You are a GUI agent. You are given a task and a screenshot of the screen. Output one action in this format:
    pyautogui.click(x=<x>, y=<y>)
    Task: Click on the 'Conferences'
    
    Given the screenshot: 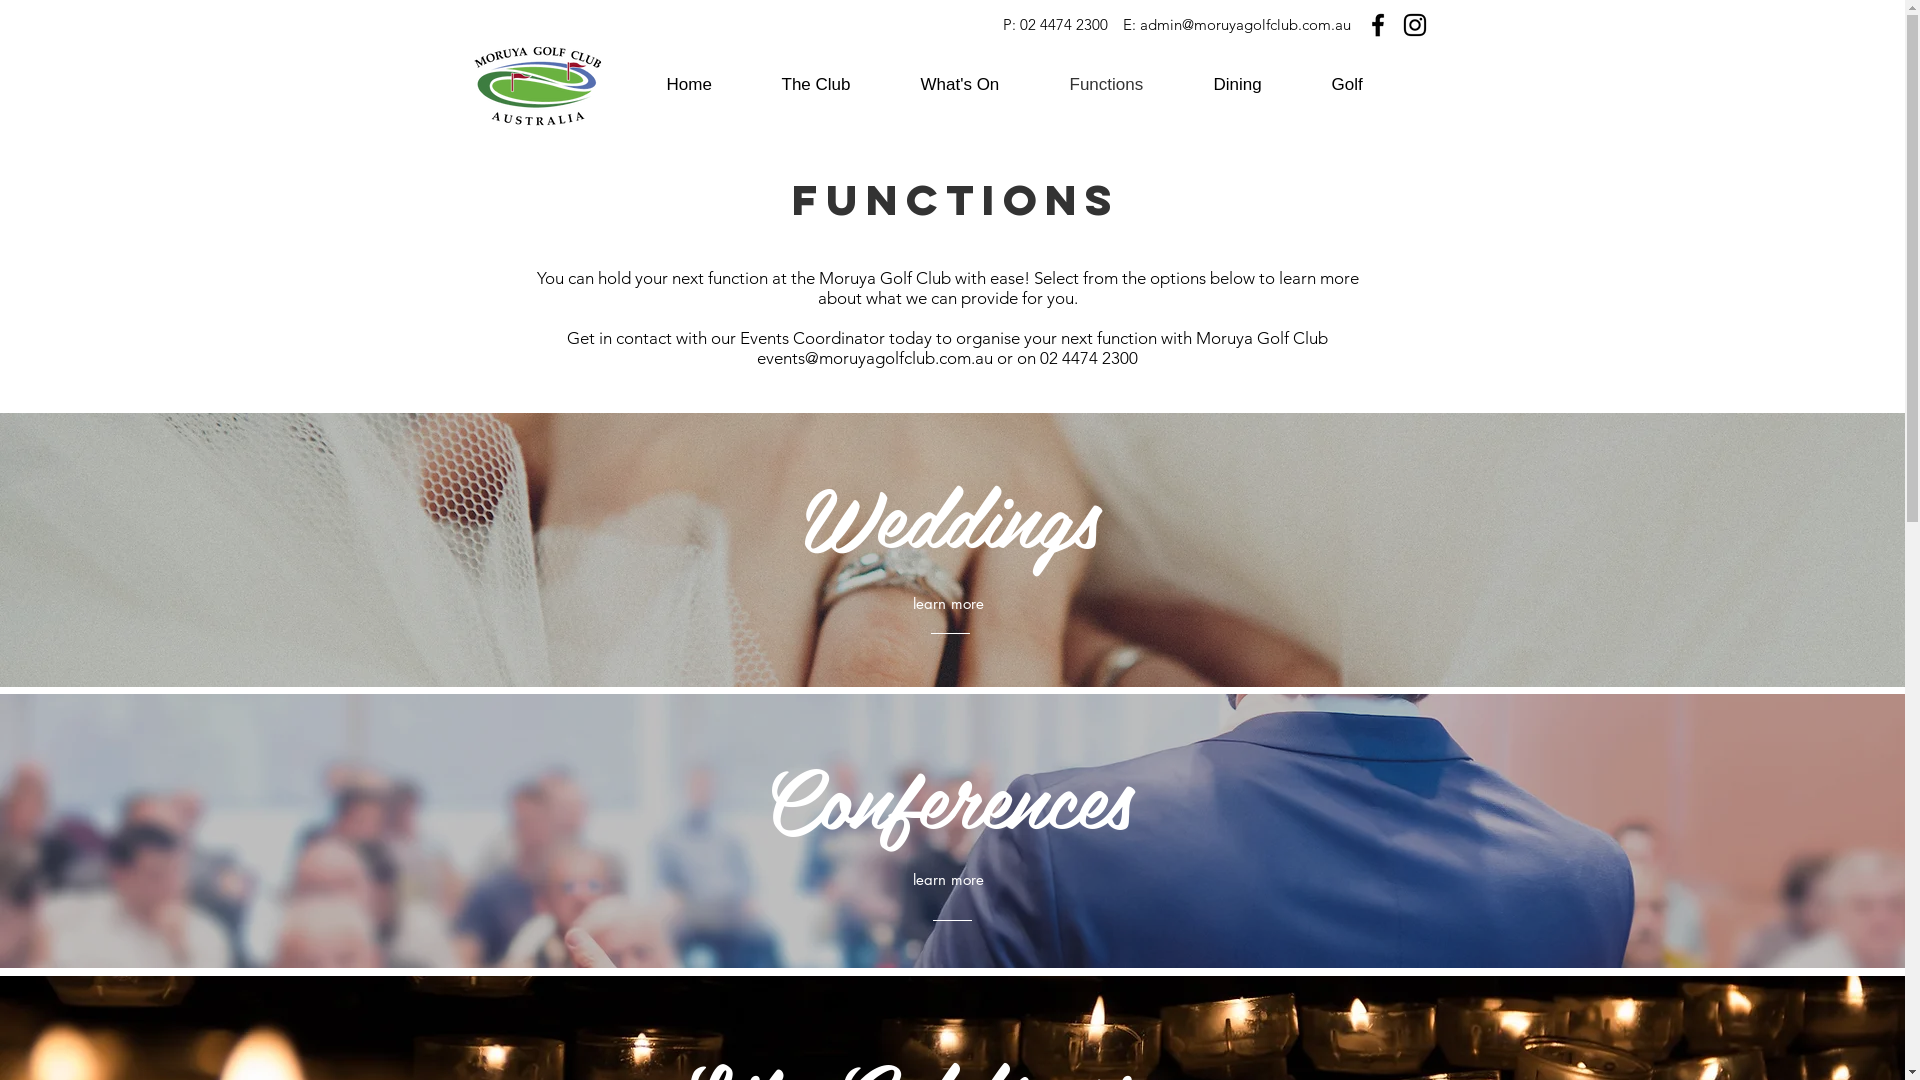 What is the action you would take?
    pyautogui.click(x=946, y=800)
    